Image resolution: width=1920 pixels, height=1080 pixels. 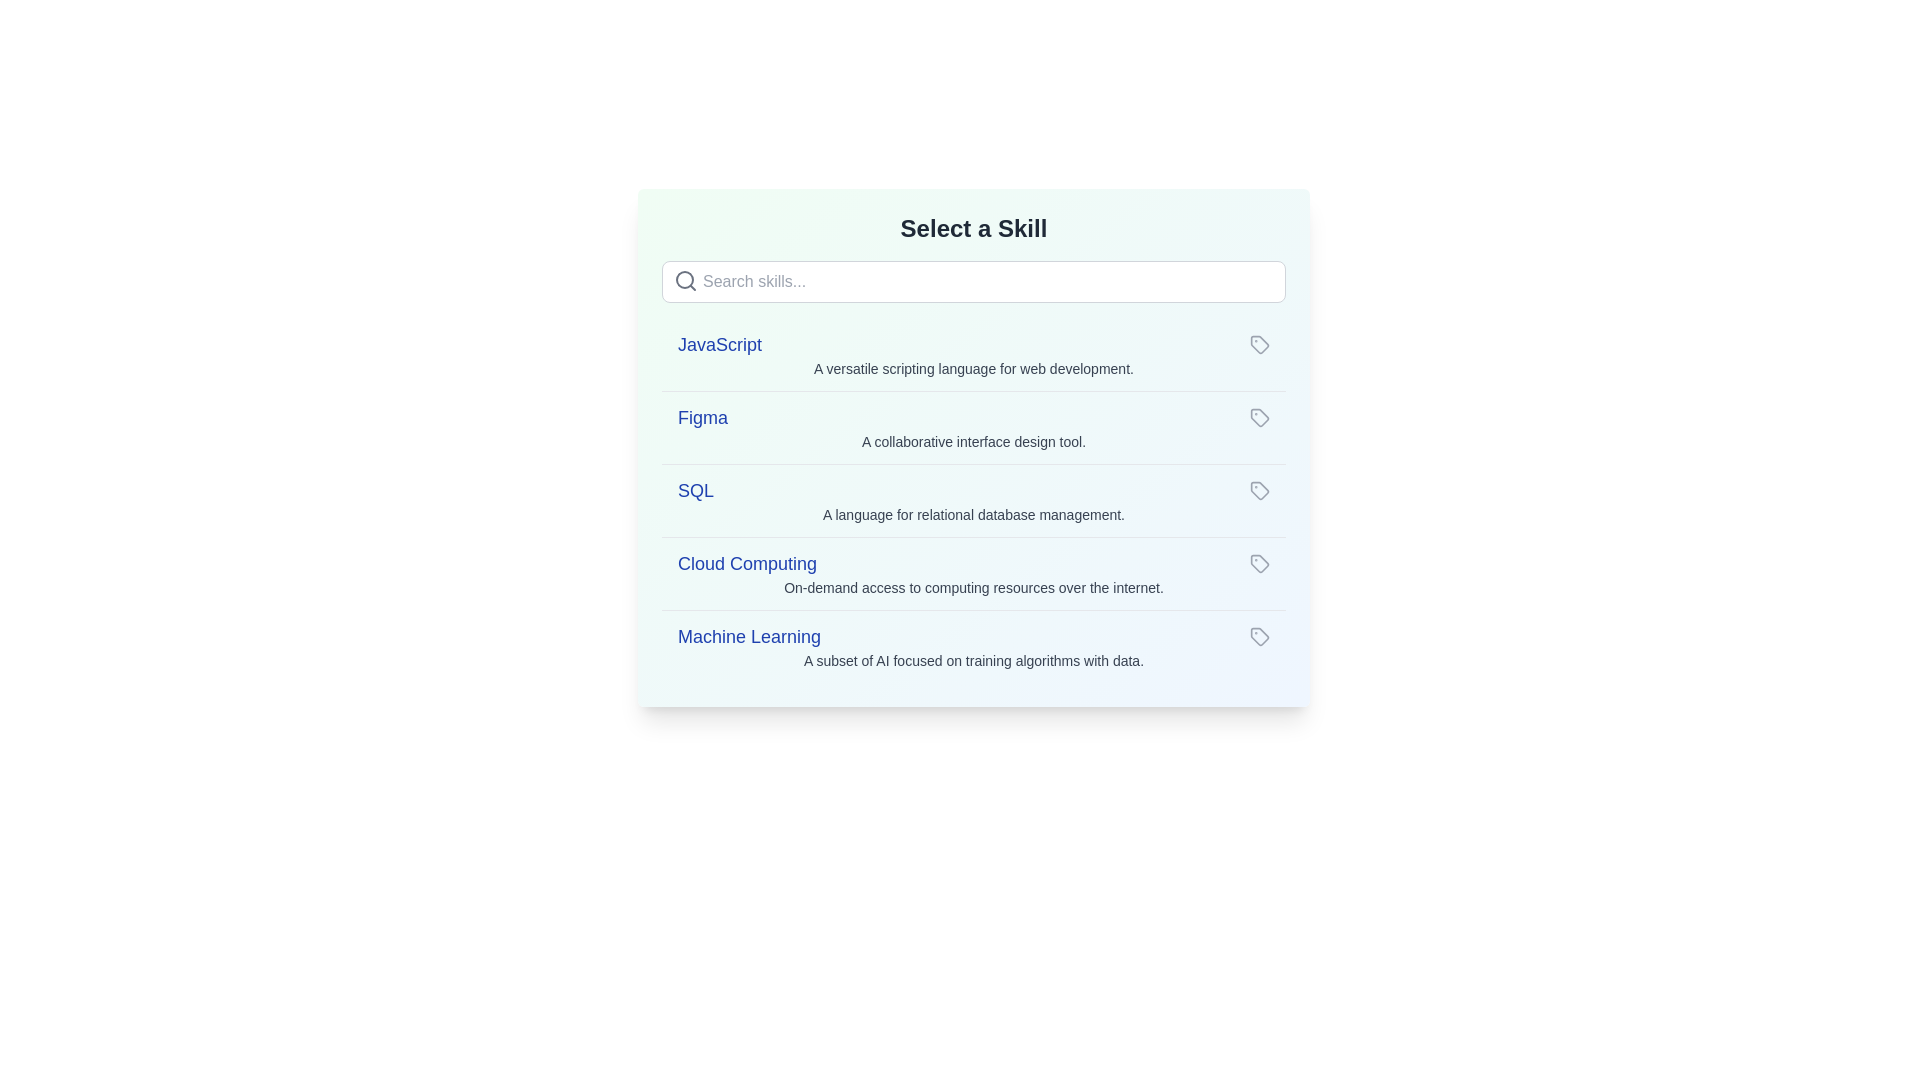 What do you see at coordinates (974, 563) in the screenshot?
I see `the 'Cloud Computing' list item` at bounding box center [974, 563].